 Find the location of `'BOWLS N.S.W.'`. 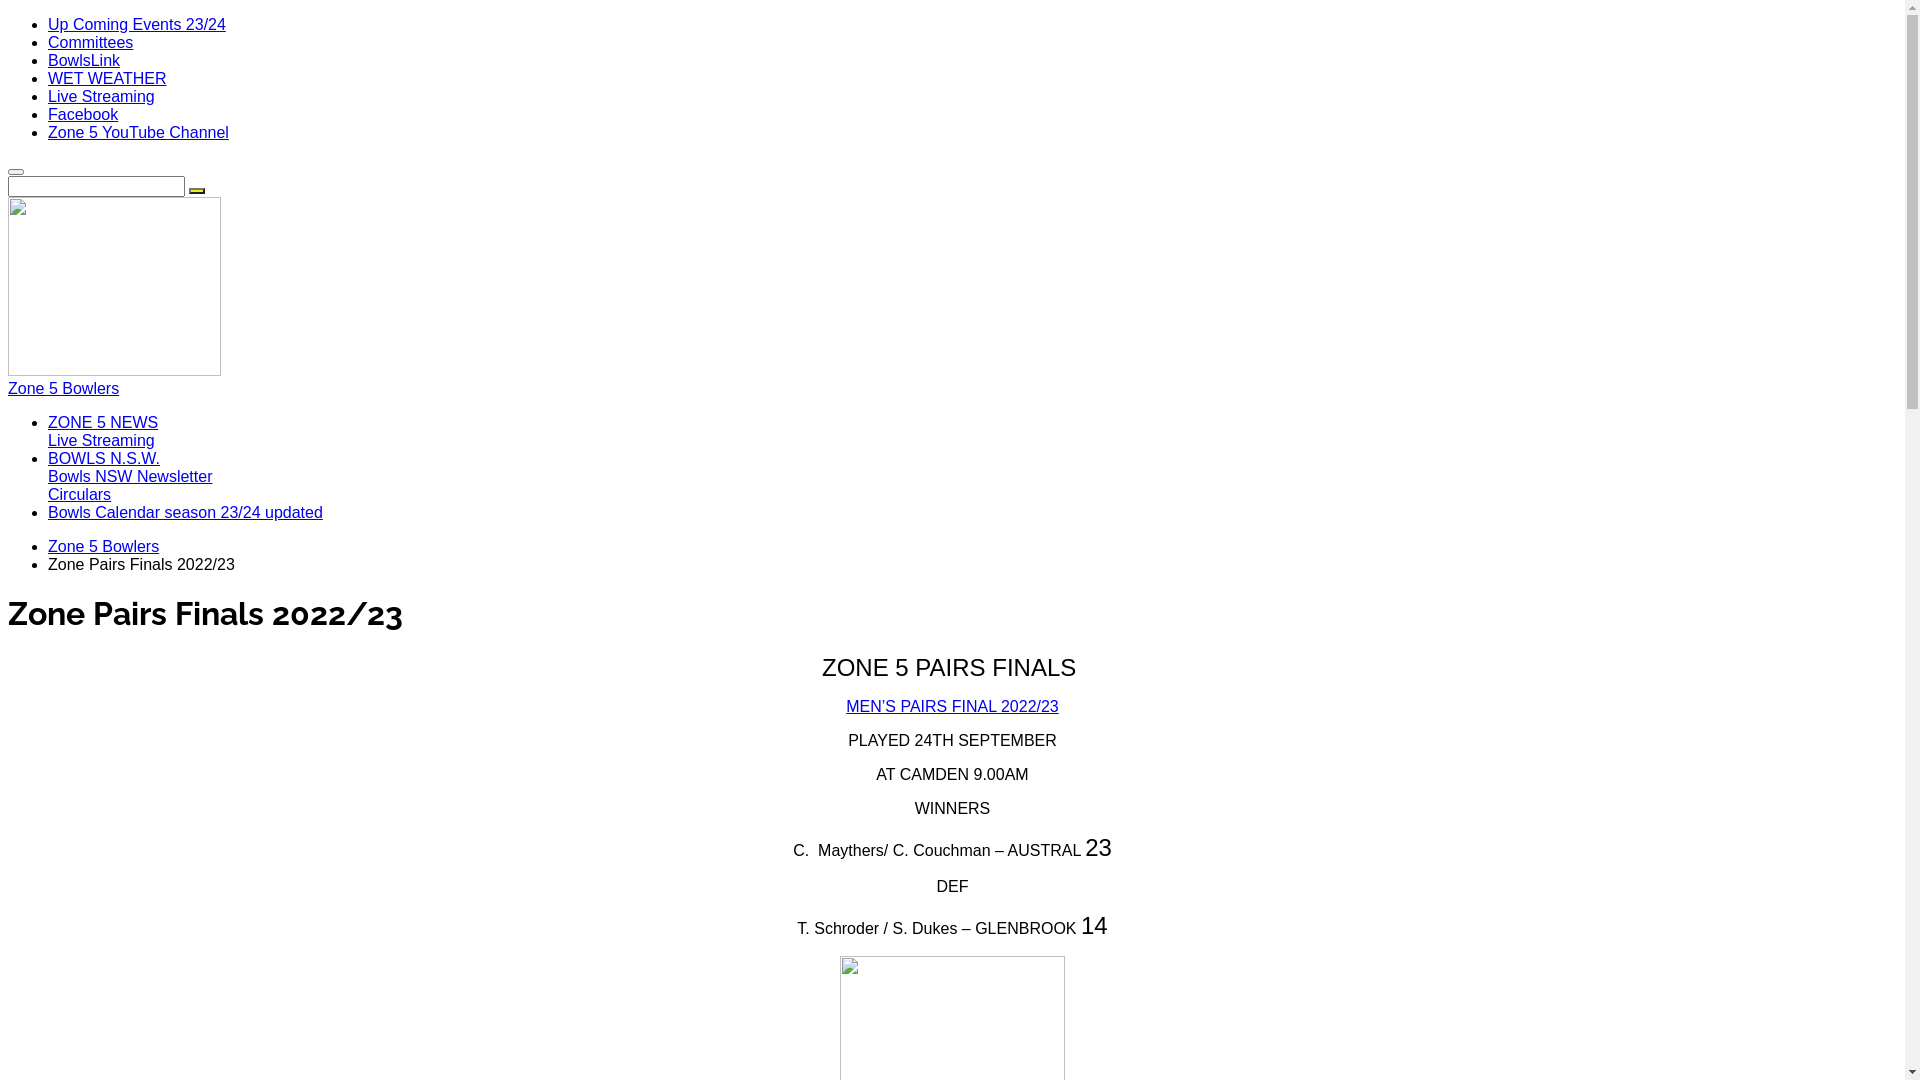

'BOWLS N.S.W.' is located at coordinates (103, 458).